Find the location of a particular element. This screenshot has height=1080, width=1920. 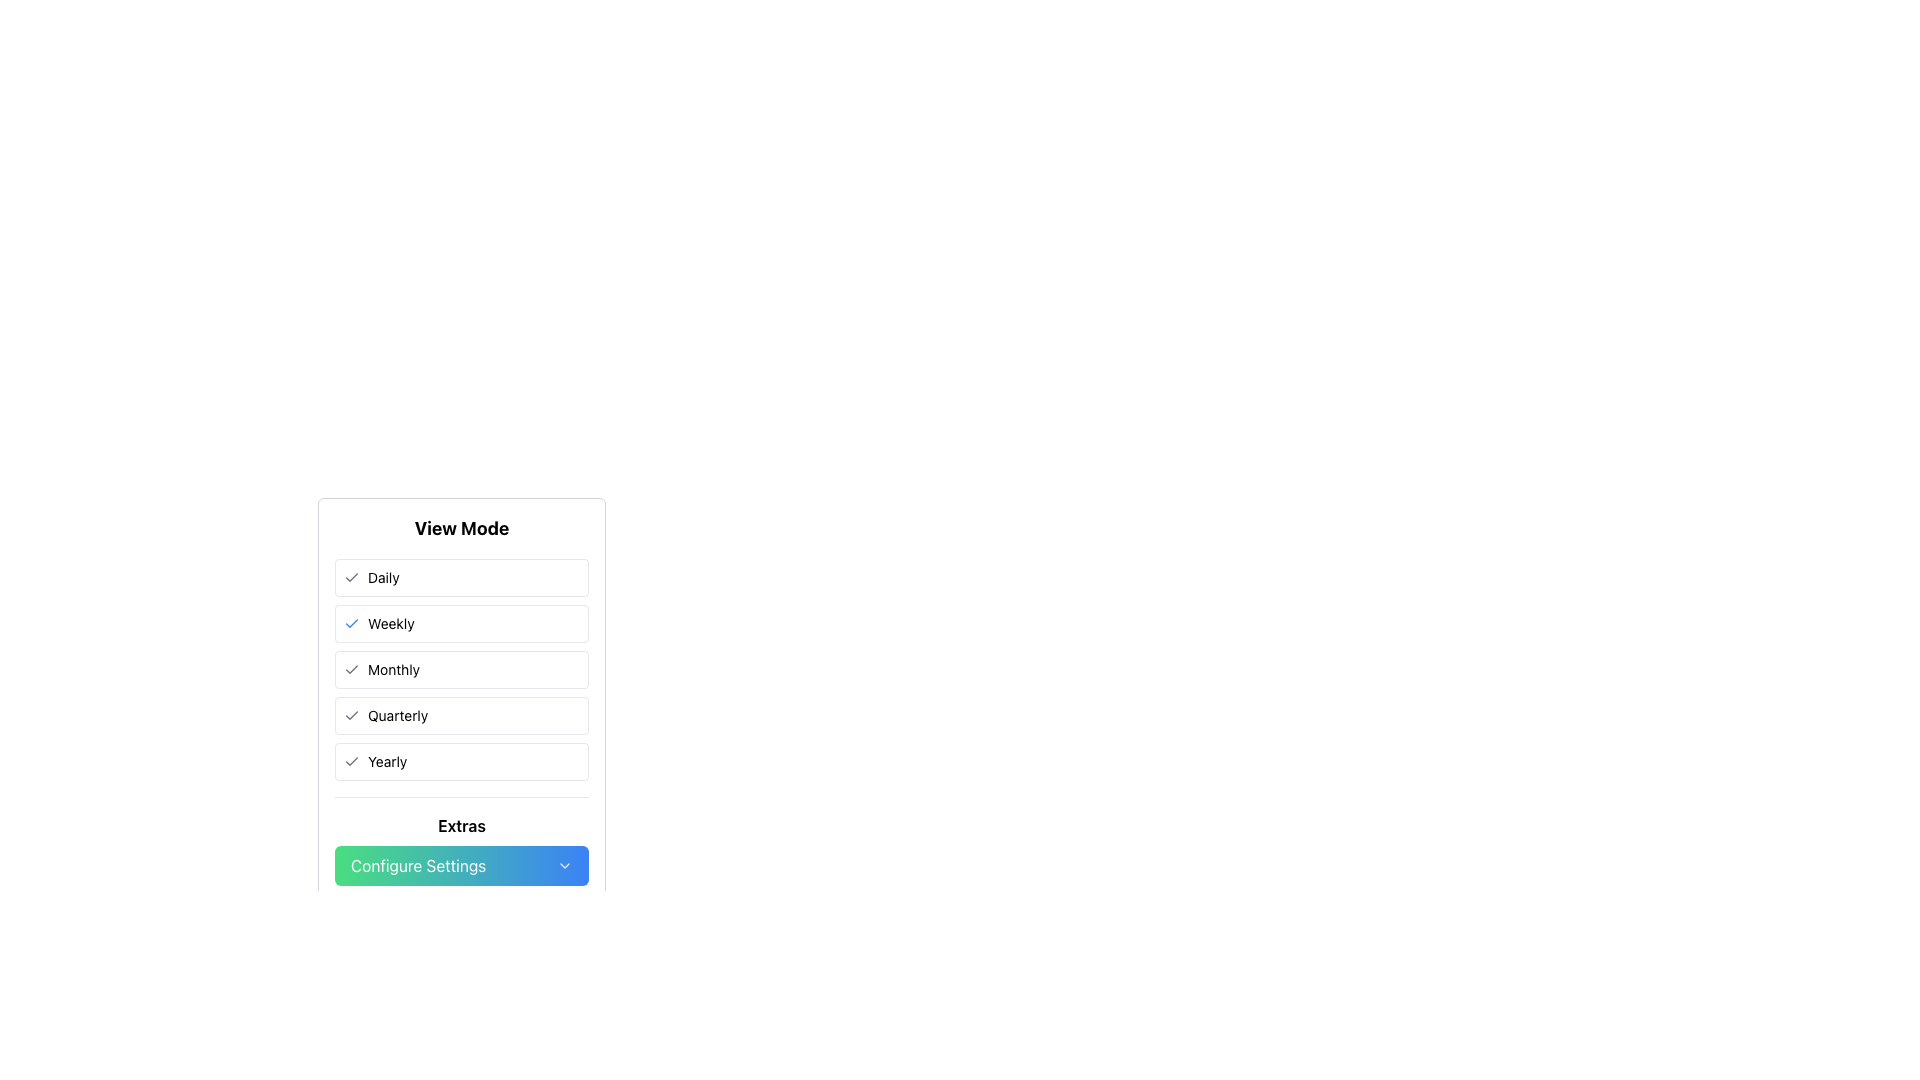

text label for the 'Monthly' selection option located in the third item of a vertical list of options is located at coordinates (393, 670).